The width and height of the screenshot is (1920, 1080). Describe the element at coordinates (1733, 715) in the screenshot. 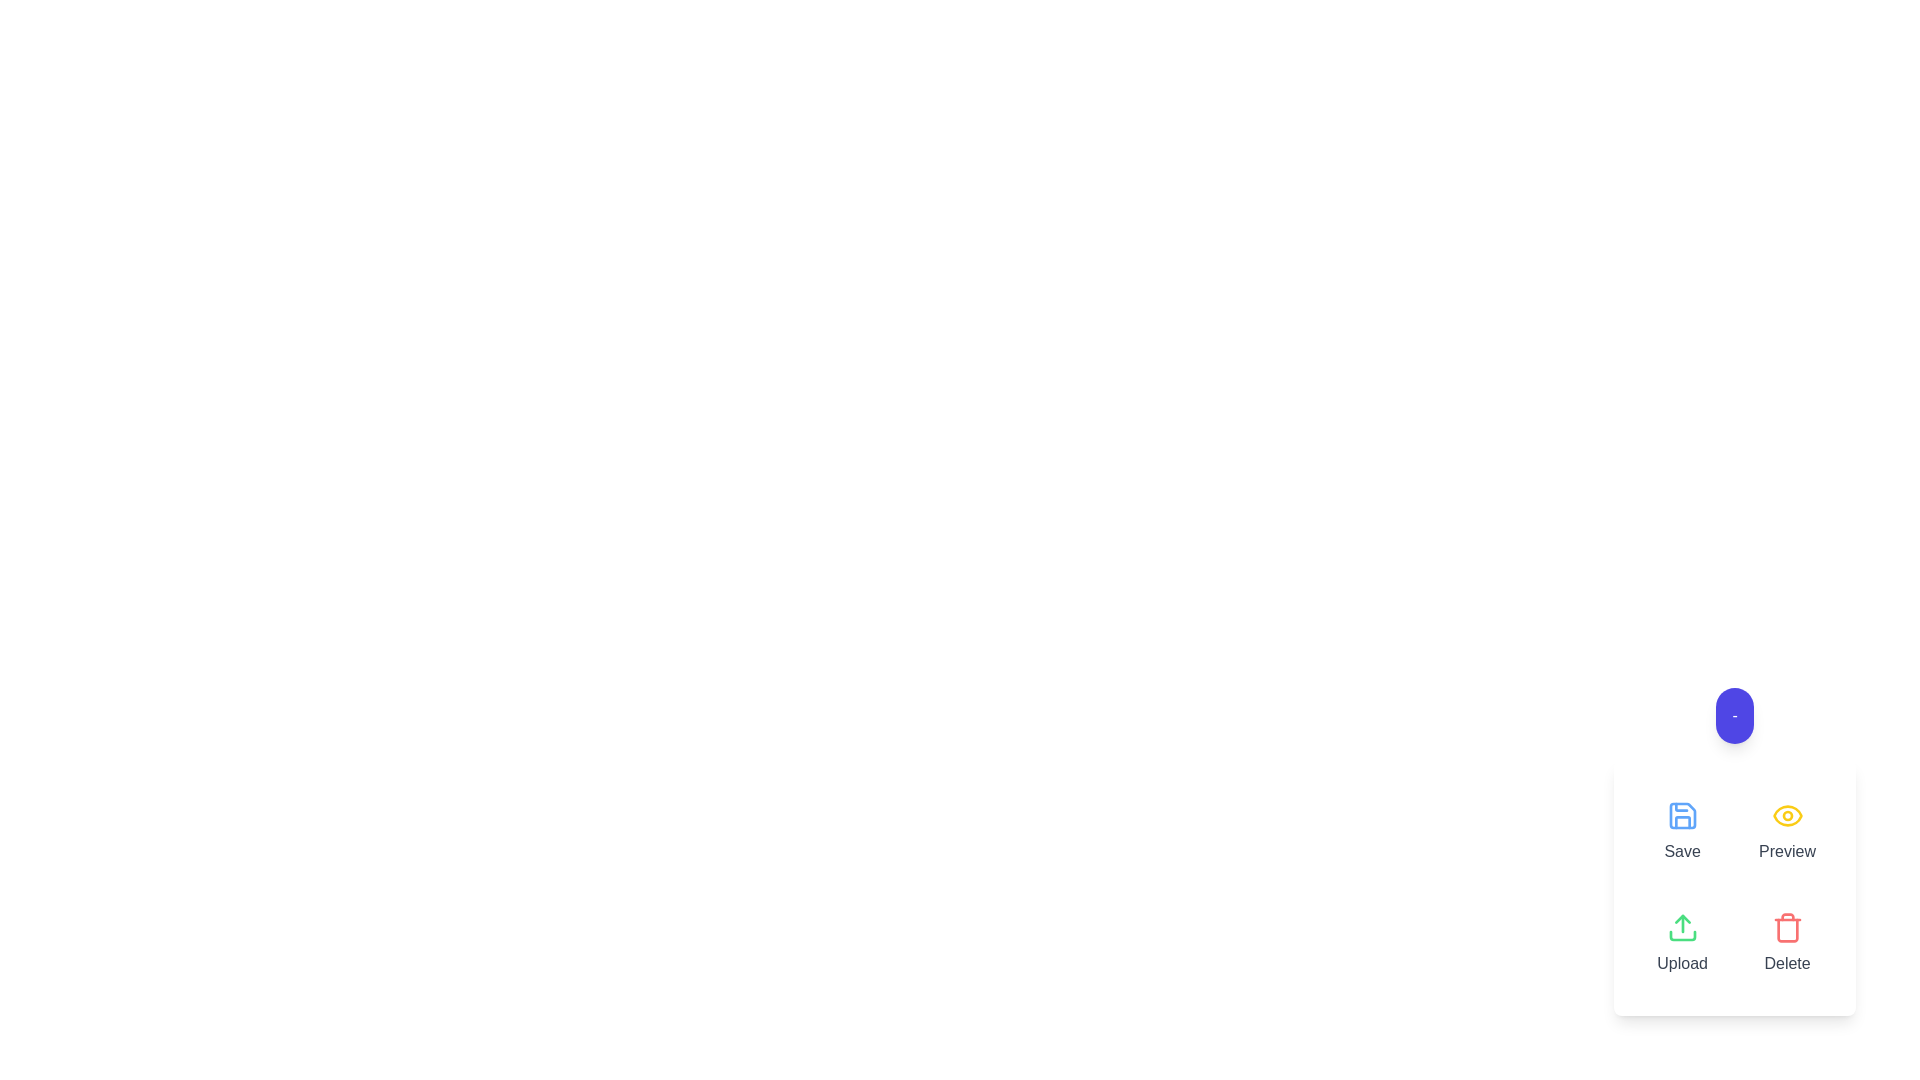

I see `main button to toggle the action menu open or closed` at that location.